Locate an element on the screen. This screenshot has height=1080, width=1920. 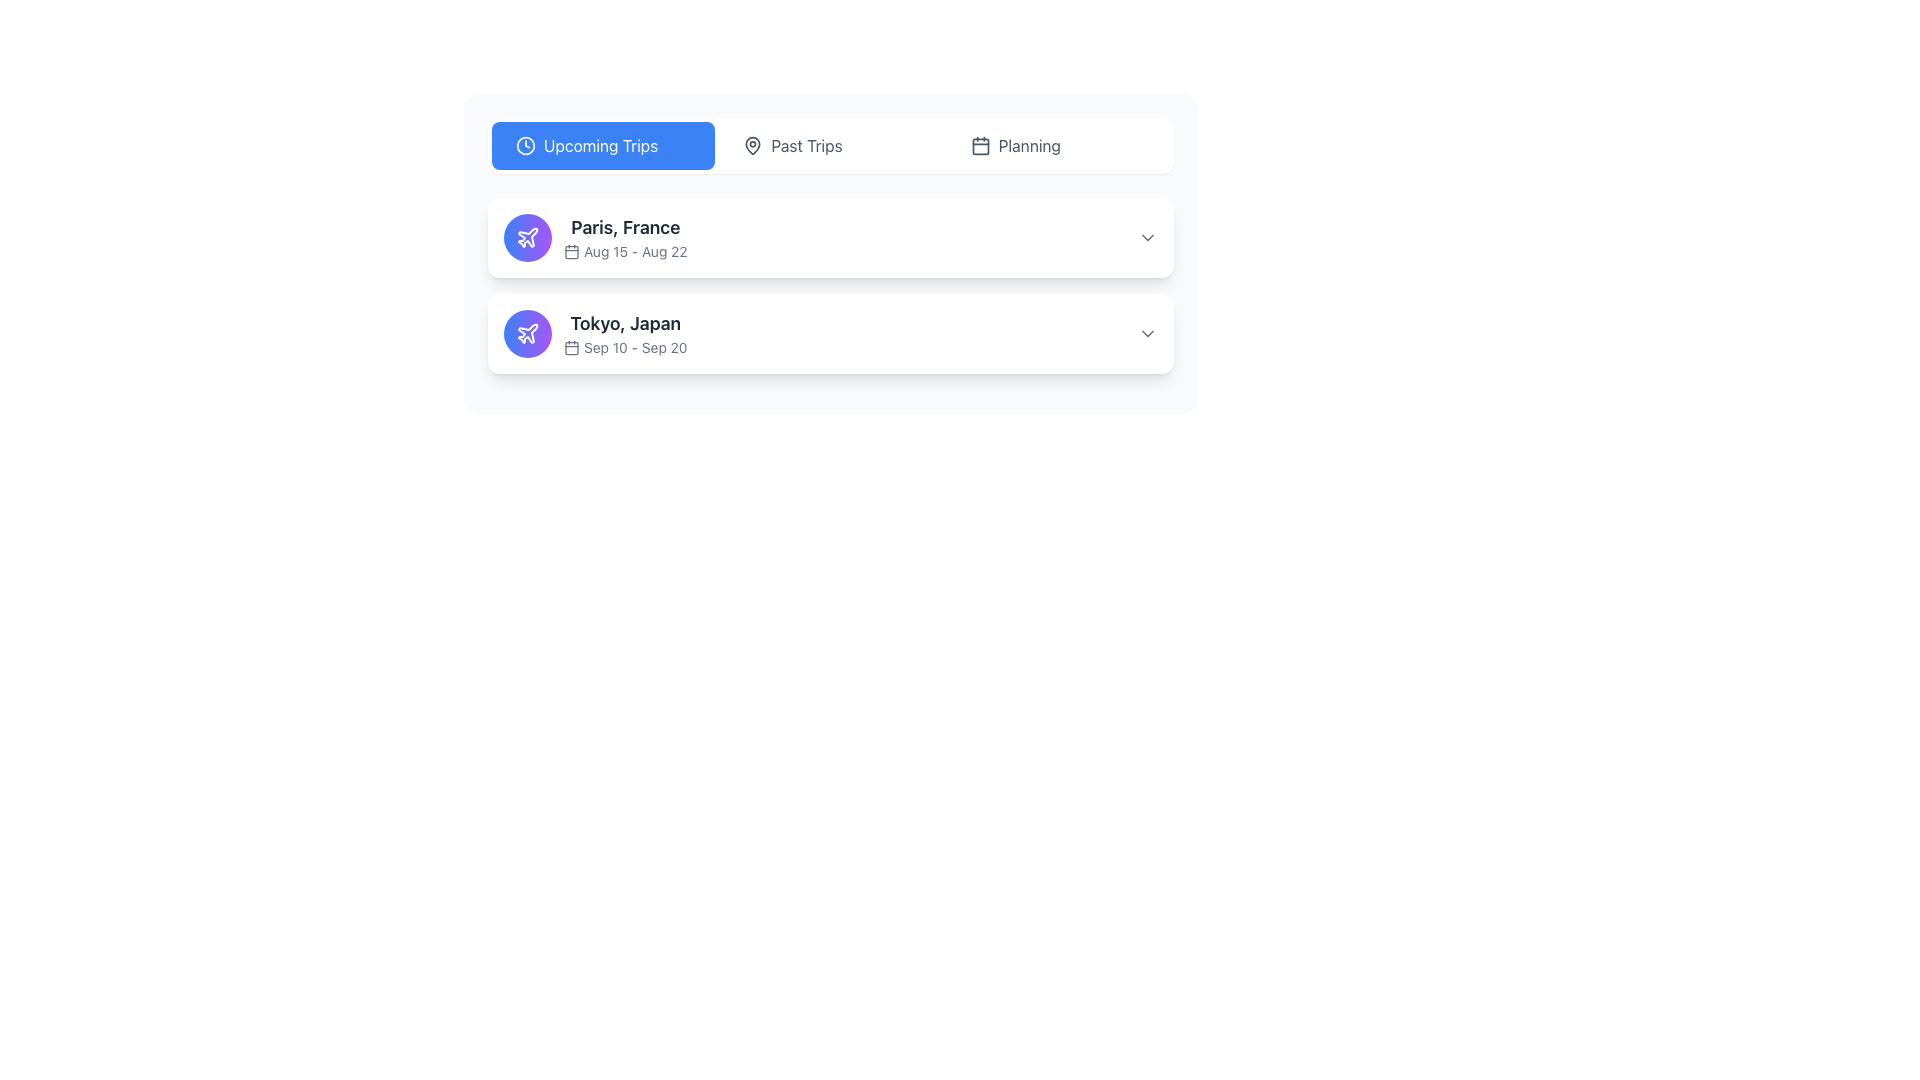
the second icon in the trip list for the 'Tokyo, Japan' trip entry, which visually indicates air travel is located at coordinates (528, 236).